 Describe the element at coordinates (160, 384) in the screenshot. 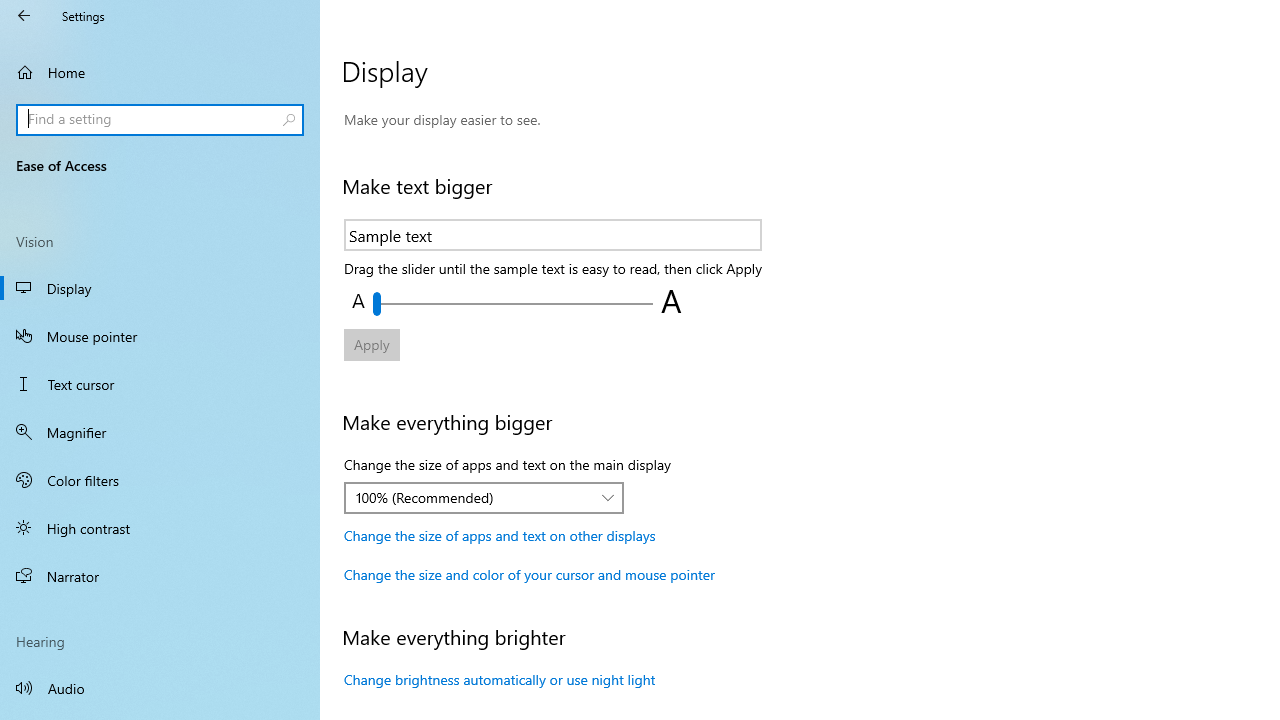

I see `'Text cursor'` at that location.